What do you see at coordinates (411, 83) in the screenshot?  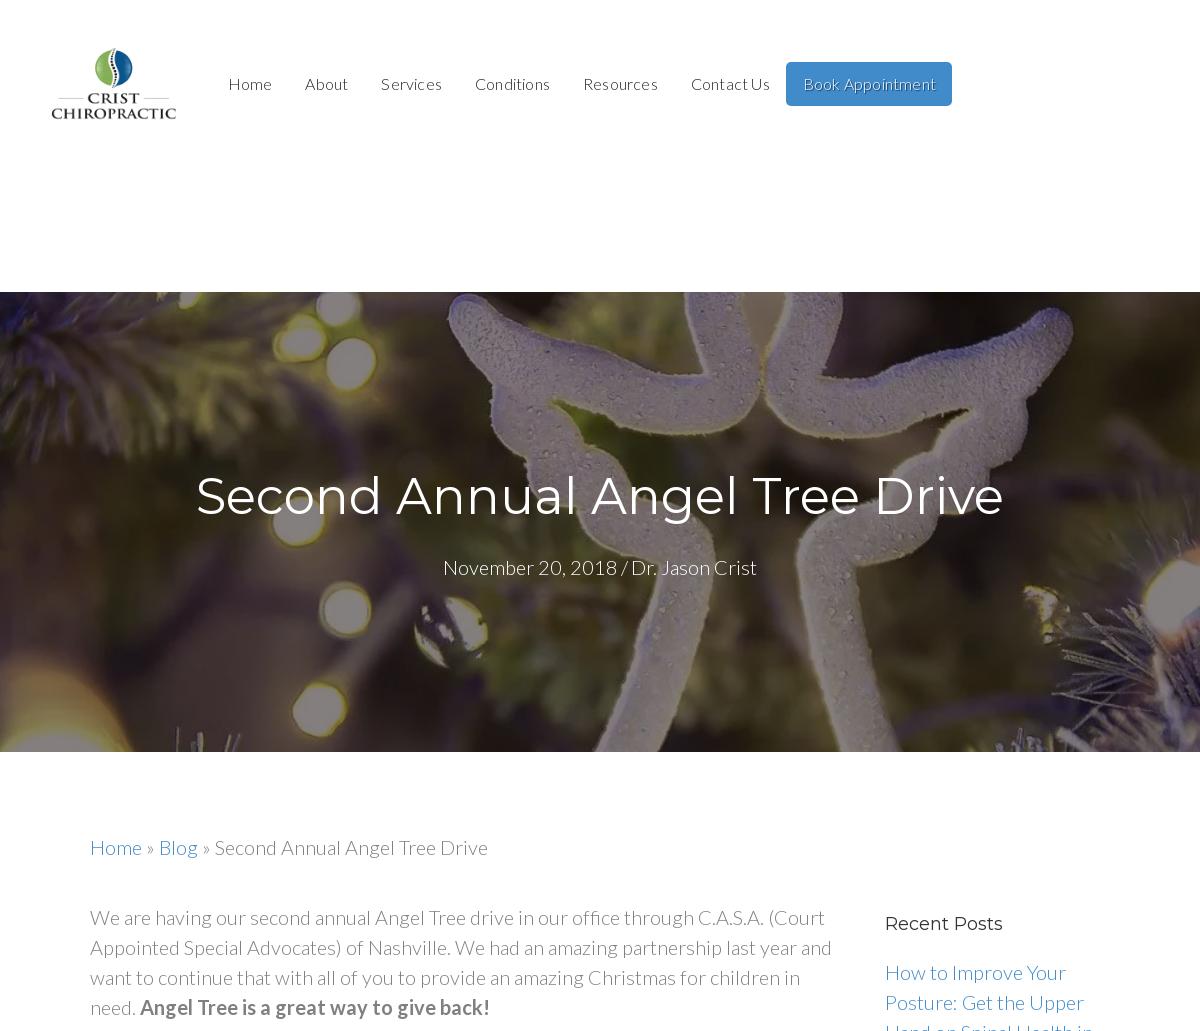 I see `'Services'` at bounding box center [411, 83].